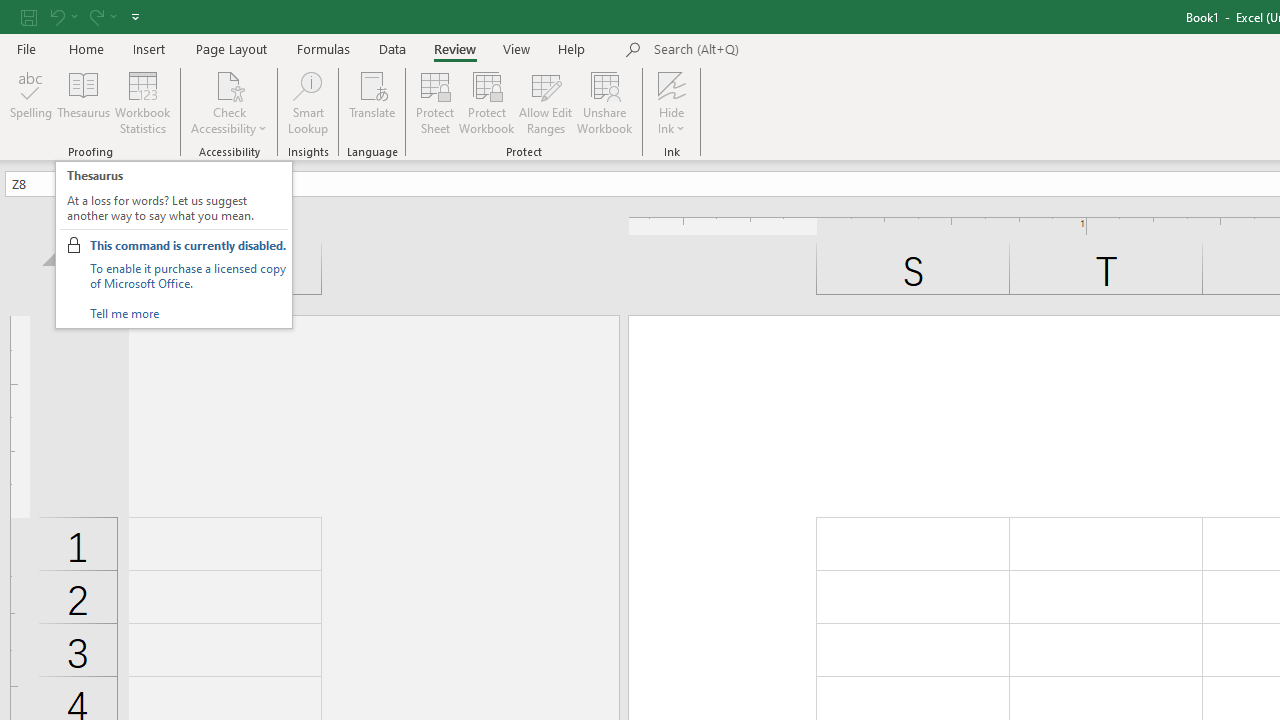  Describe the element at coordinates (82, 103) in the screenshot. I see `'Thesaurus...'` at that location.